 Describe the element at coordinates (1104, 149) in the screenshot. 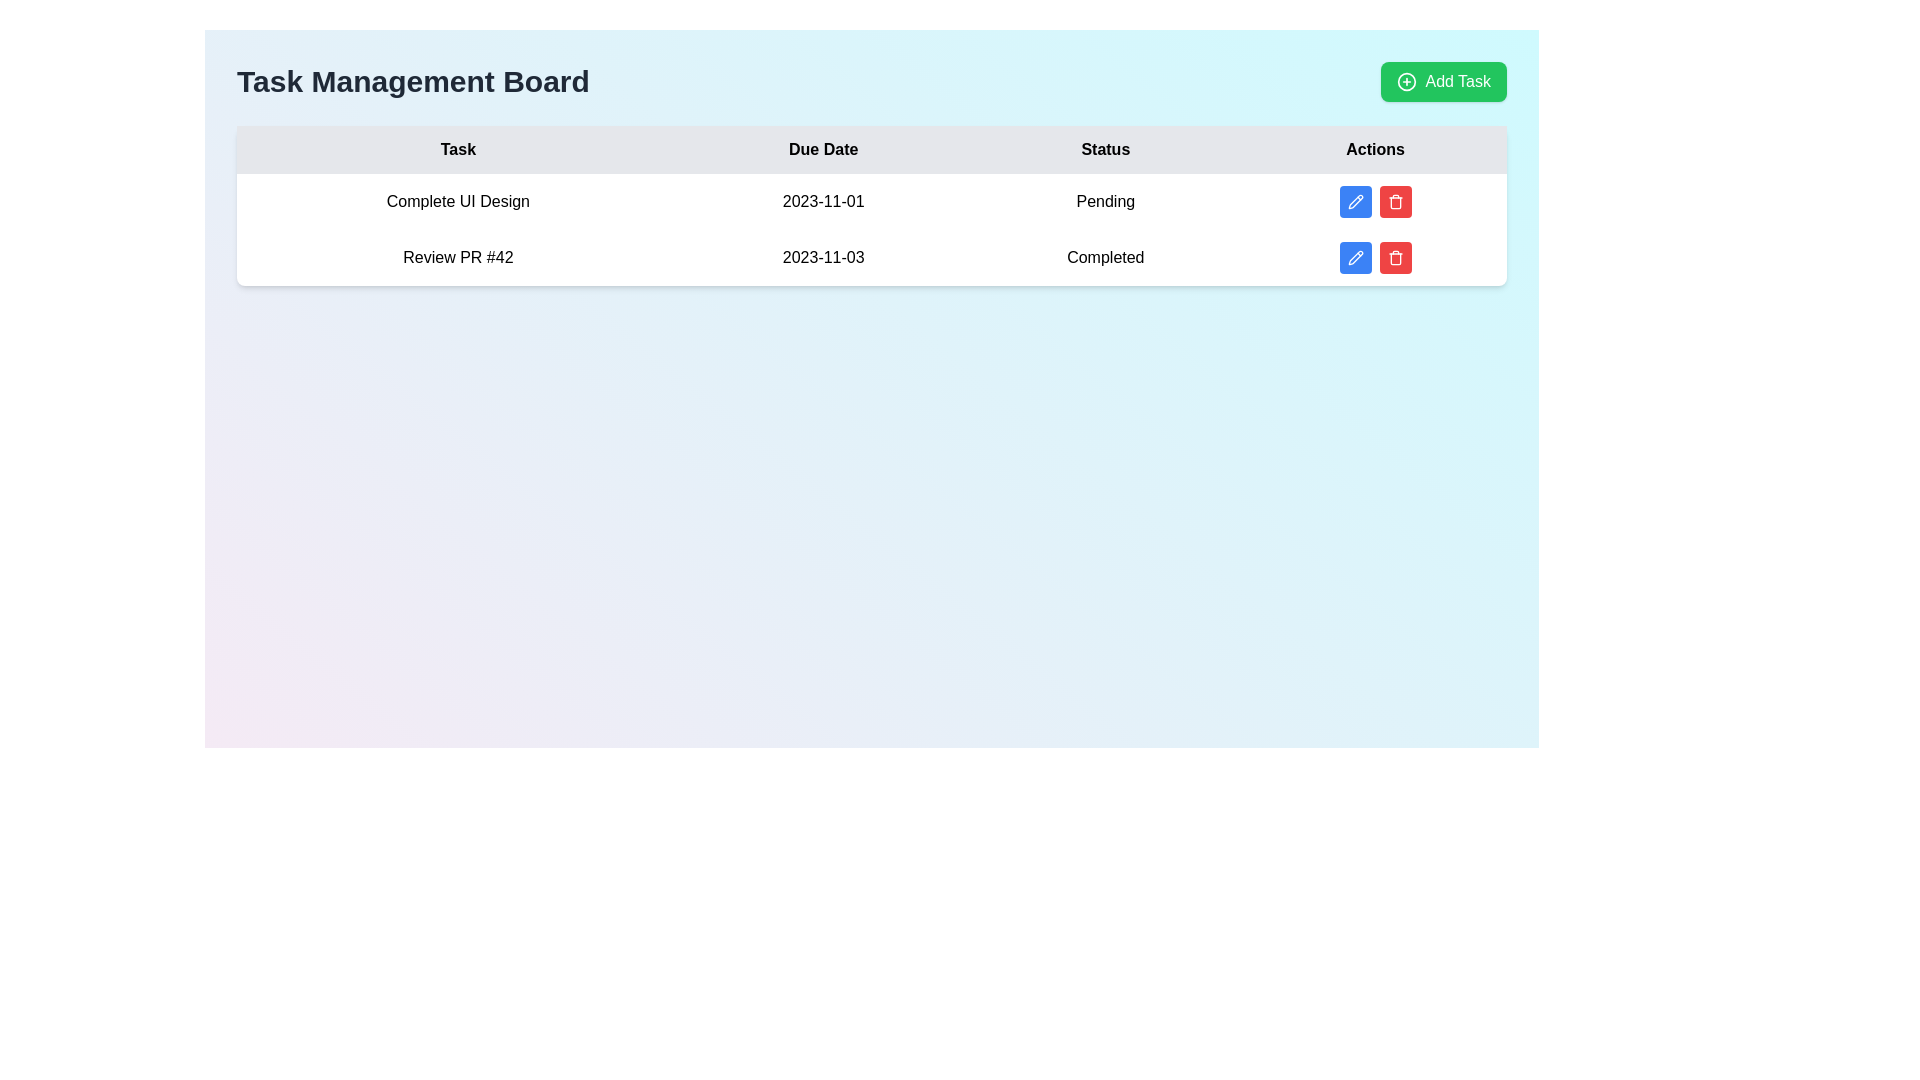

I see `the 'Status' header label, which is styled as bold text and is centered within a light gray background bar, located in the top header row of a table` at that location.